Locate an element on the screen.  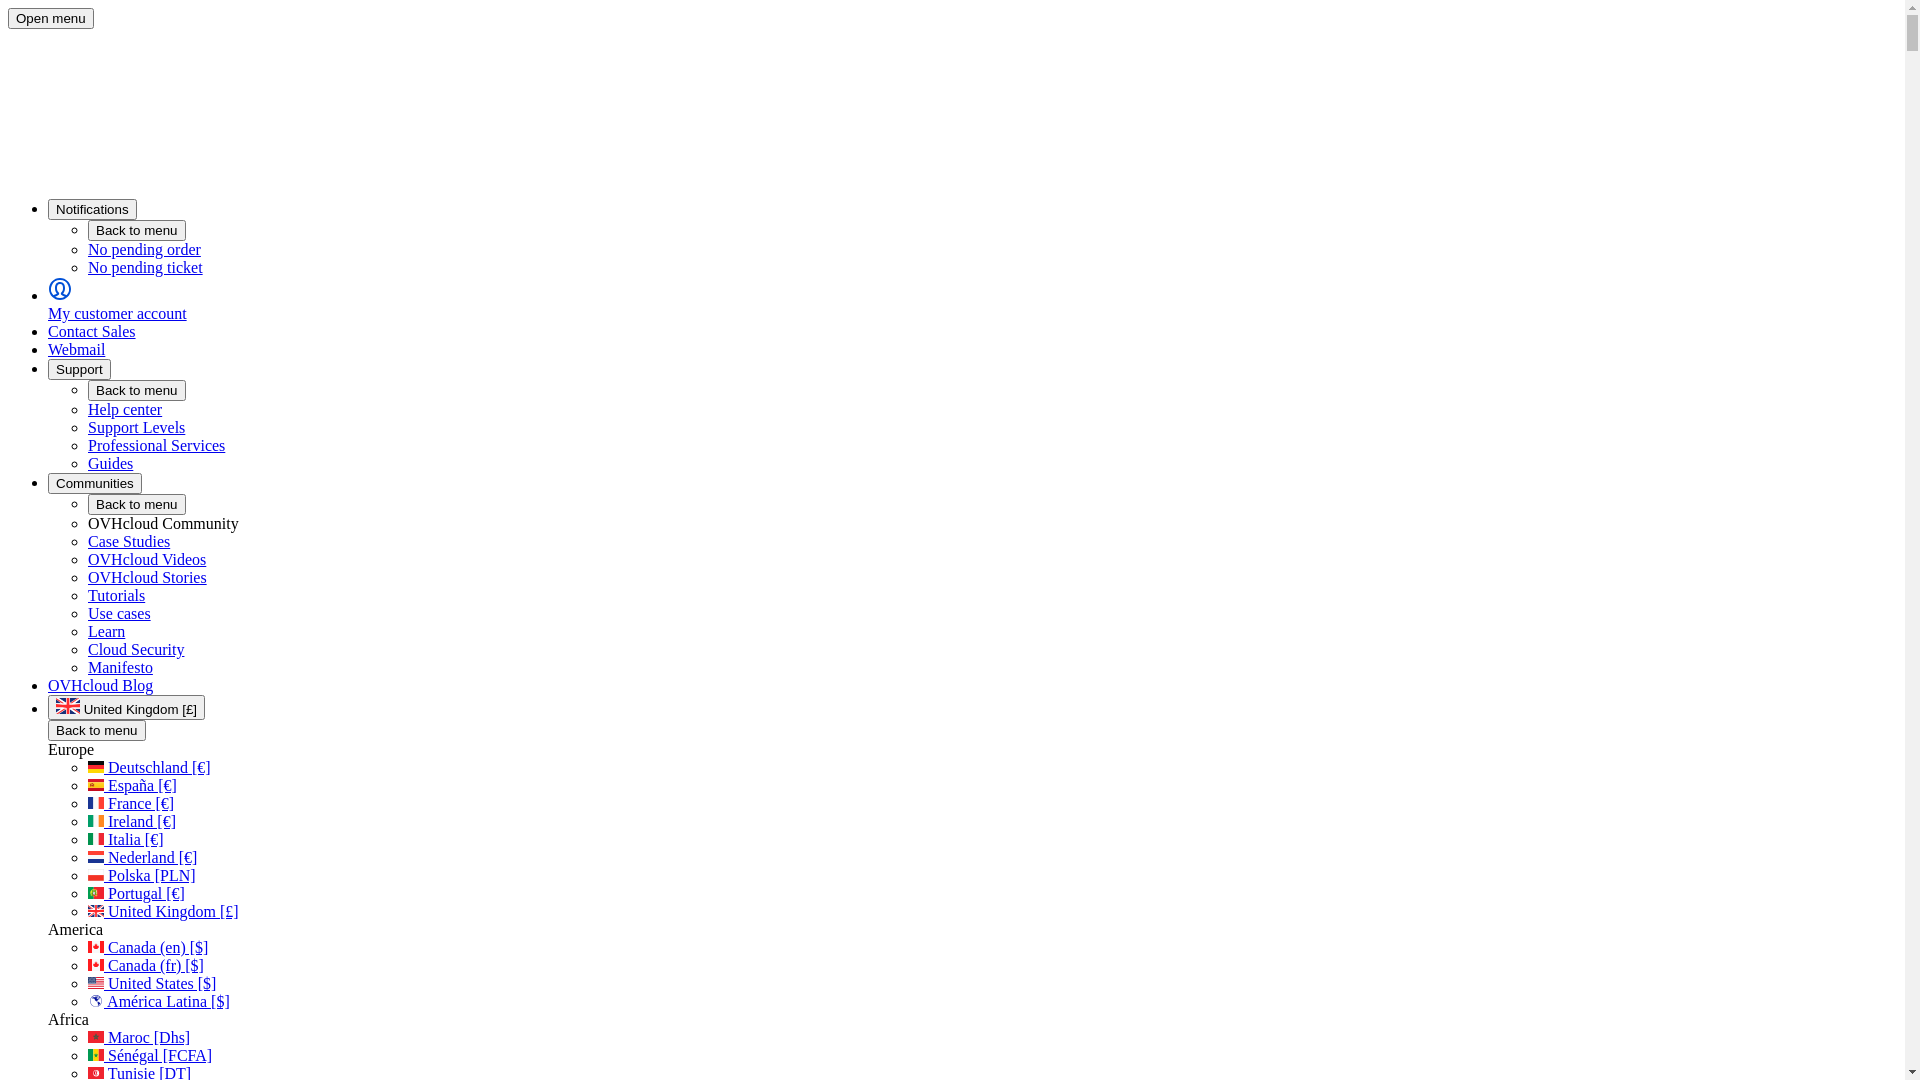
'Canada (fr) [$]' is located at coordinates (144, 964).